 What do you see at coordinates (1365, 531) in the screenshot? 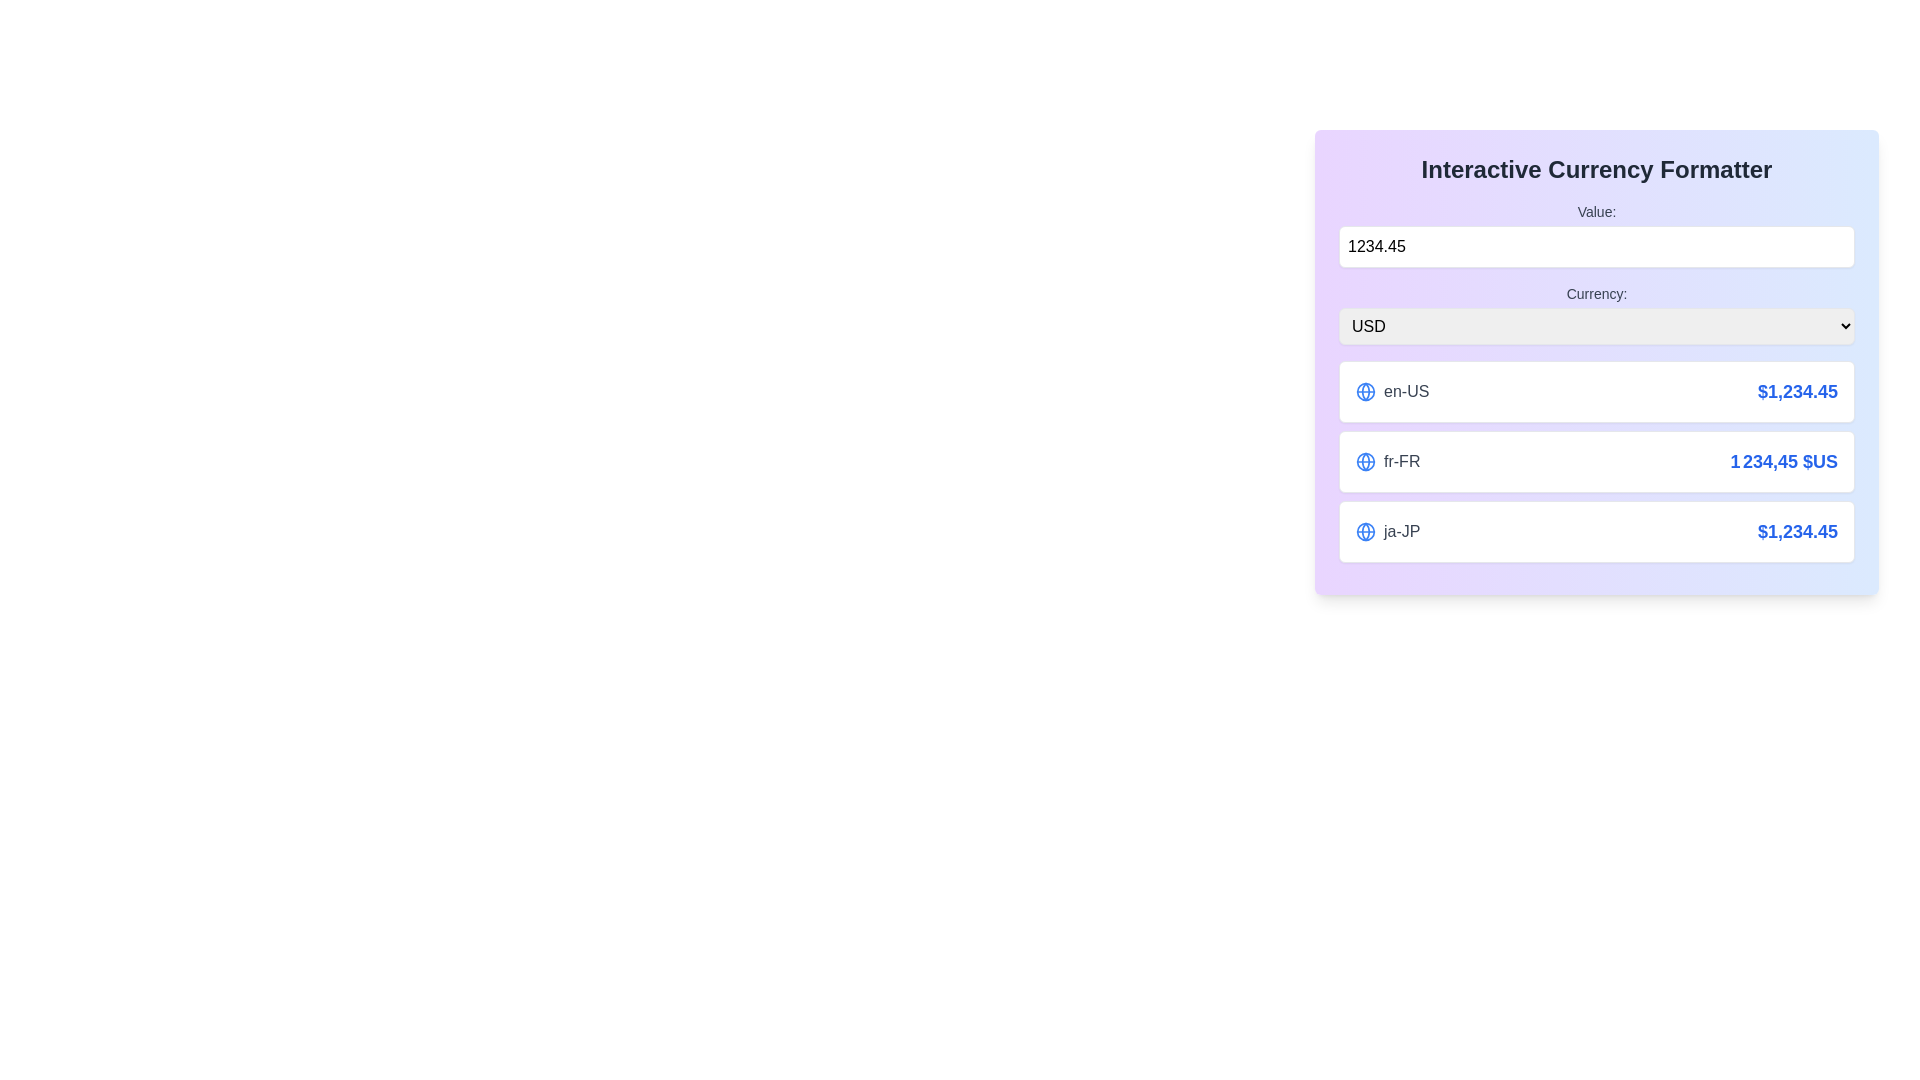
I see `the blue circle icon representing the globe for currency formatting selection through keyboard navigation, located next to the 'en-US' text in the options list` at bounding box center [1365, 531].